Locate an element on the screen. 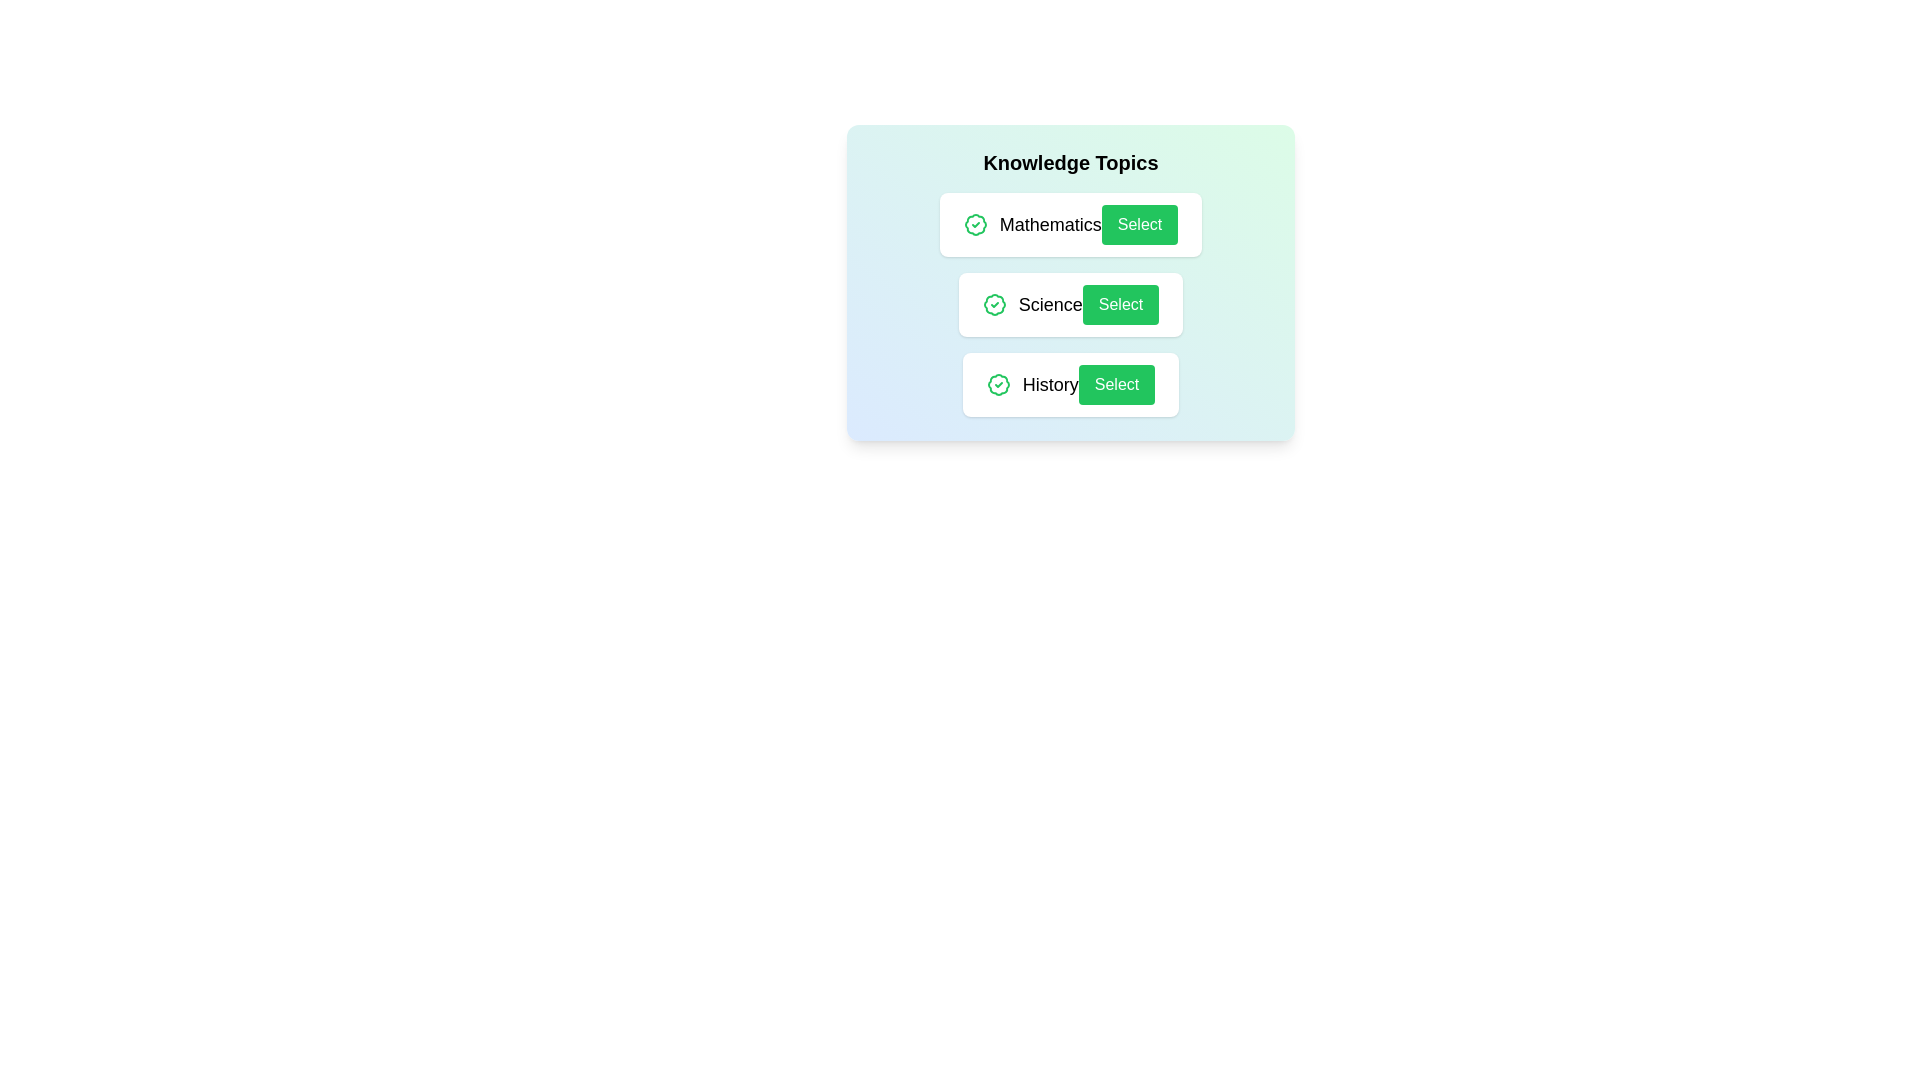  the badge icon next to the topic Mathematics is located at coordinates (975, 224).